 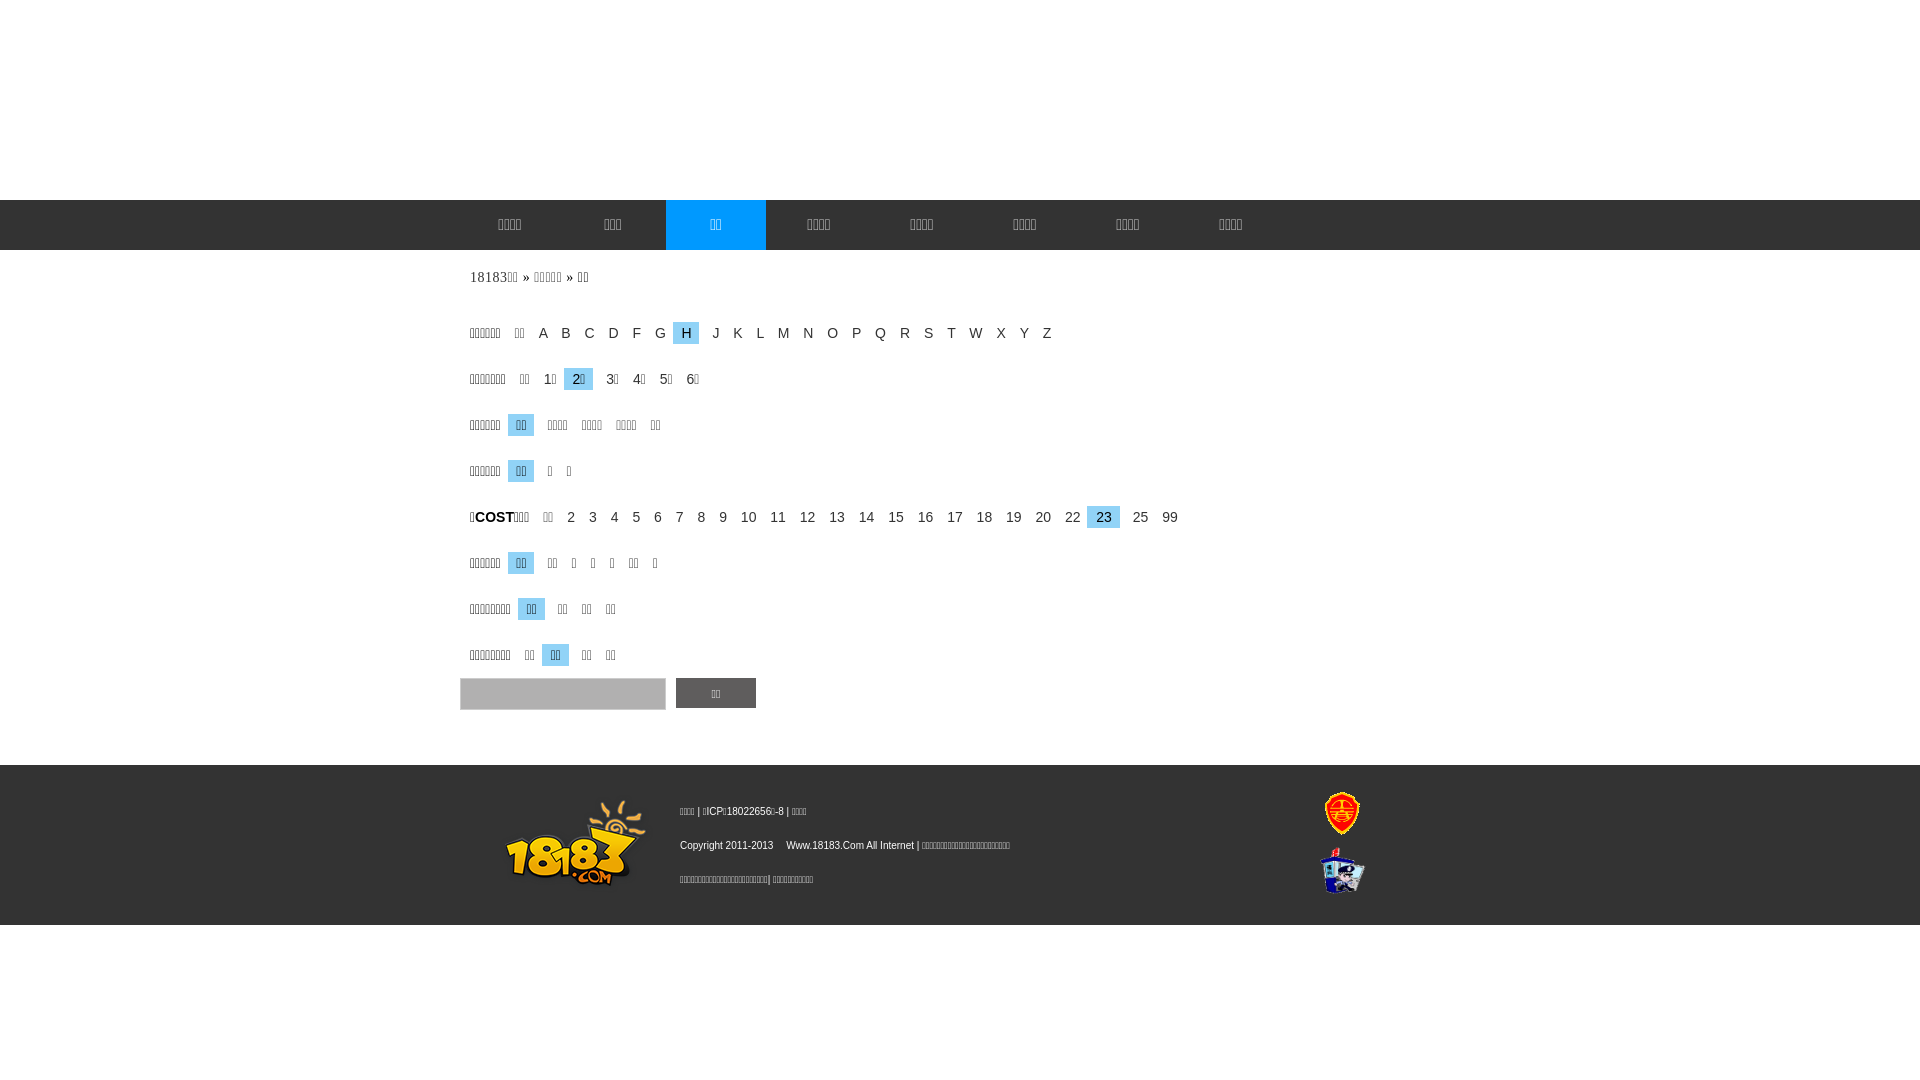 What do you see at coordinates (655, 331) in the screenshot?
I see `'G'` at bounding box center [655, 331].